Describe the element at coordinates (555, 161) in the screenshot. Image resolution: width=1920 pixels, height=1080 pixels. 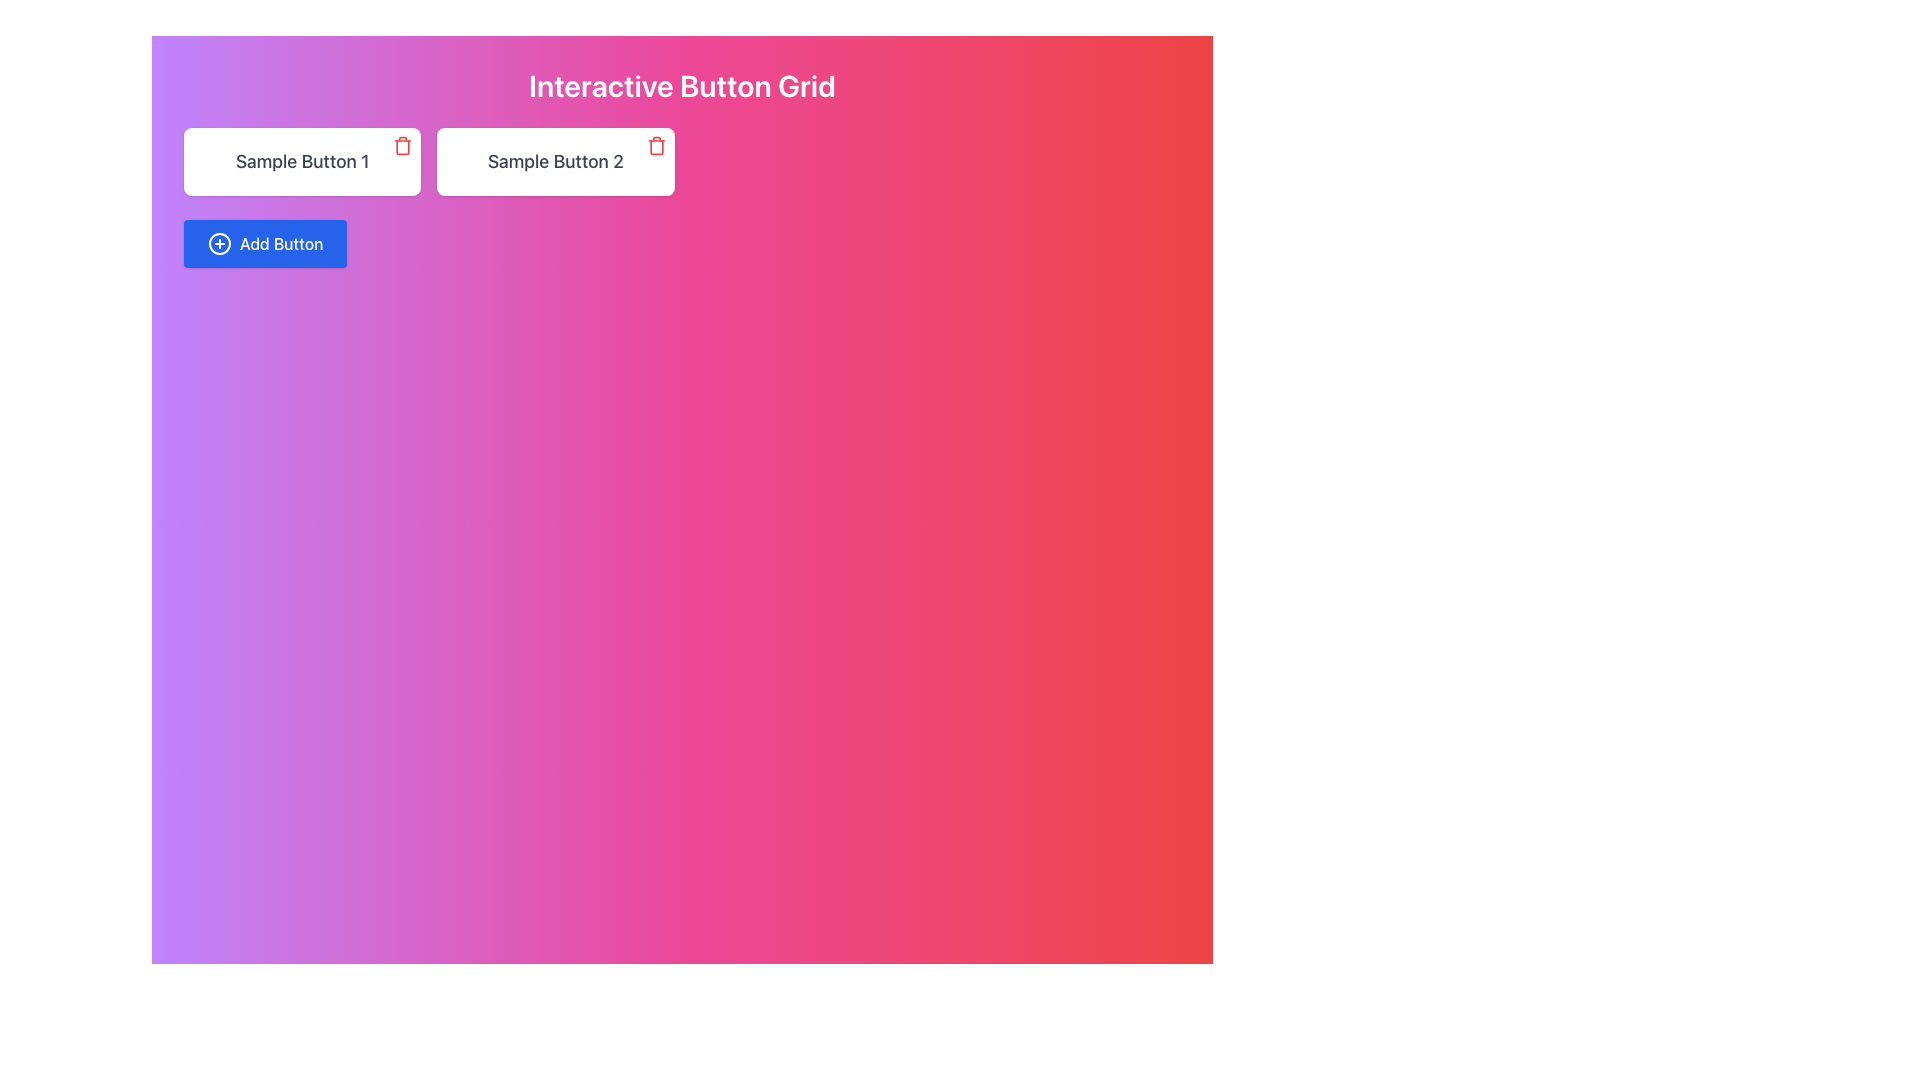
I see `the button located in the upper row of the grid layout, which is the second button from the left, positioned to the right of 'Sample Button 1' and above the blue 'Add Button'` at that location.